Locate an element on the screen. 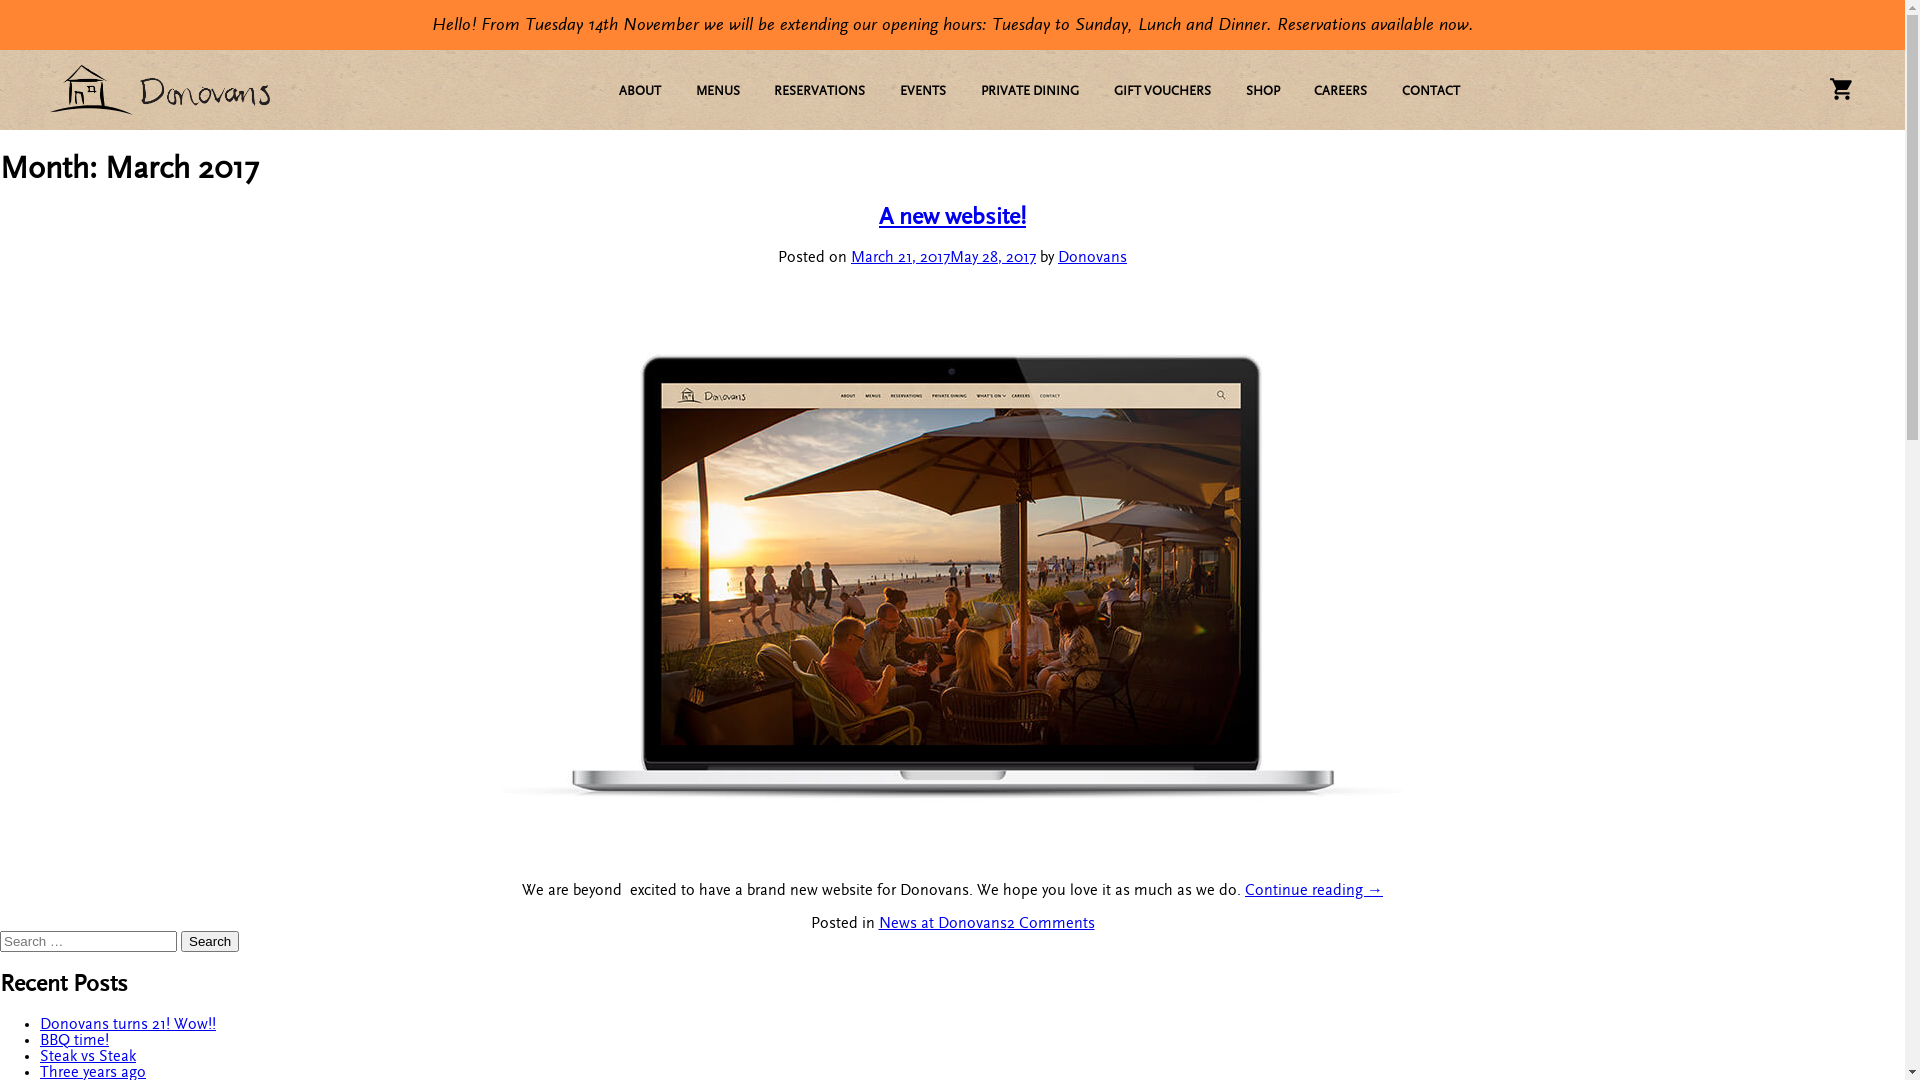 The height and width of the screenshot is (1080, 1920). 'CAREERS' is located at coordinates (1314, 91).